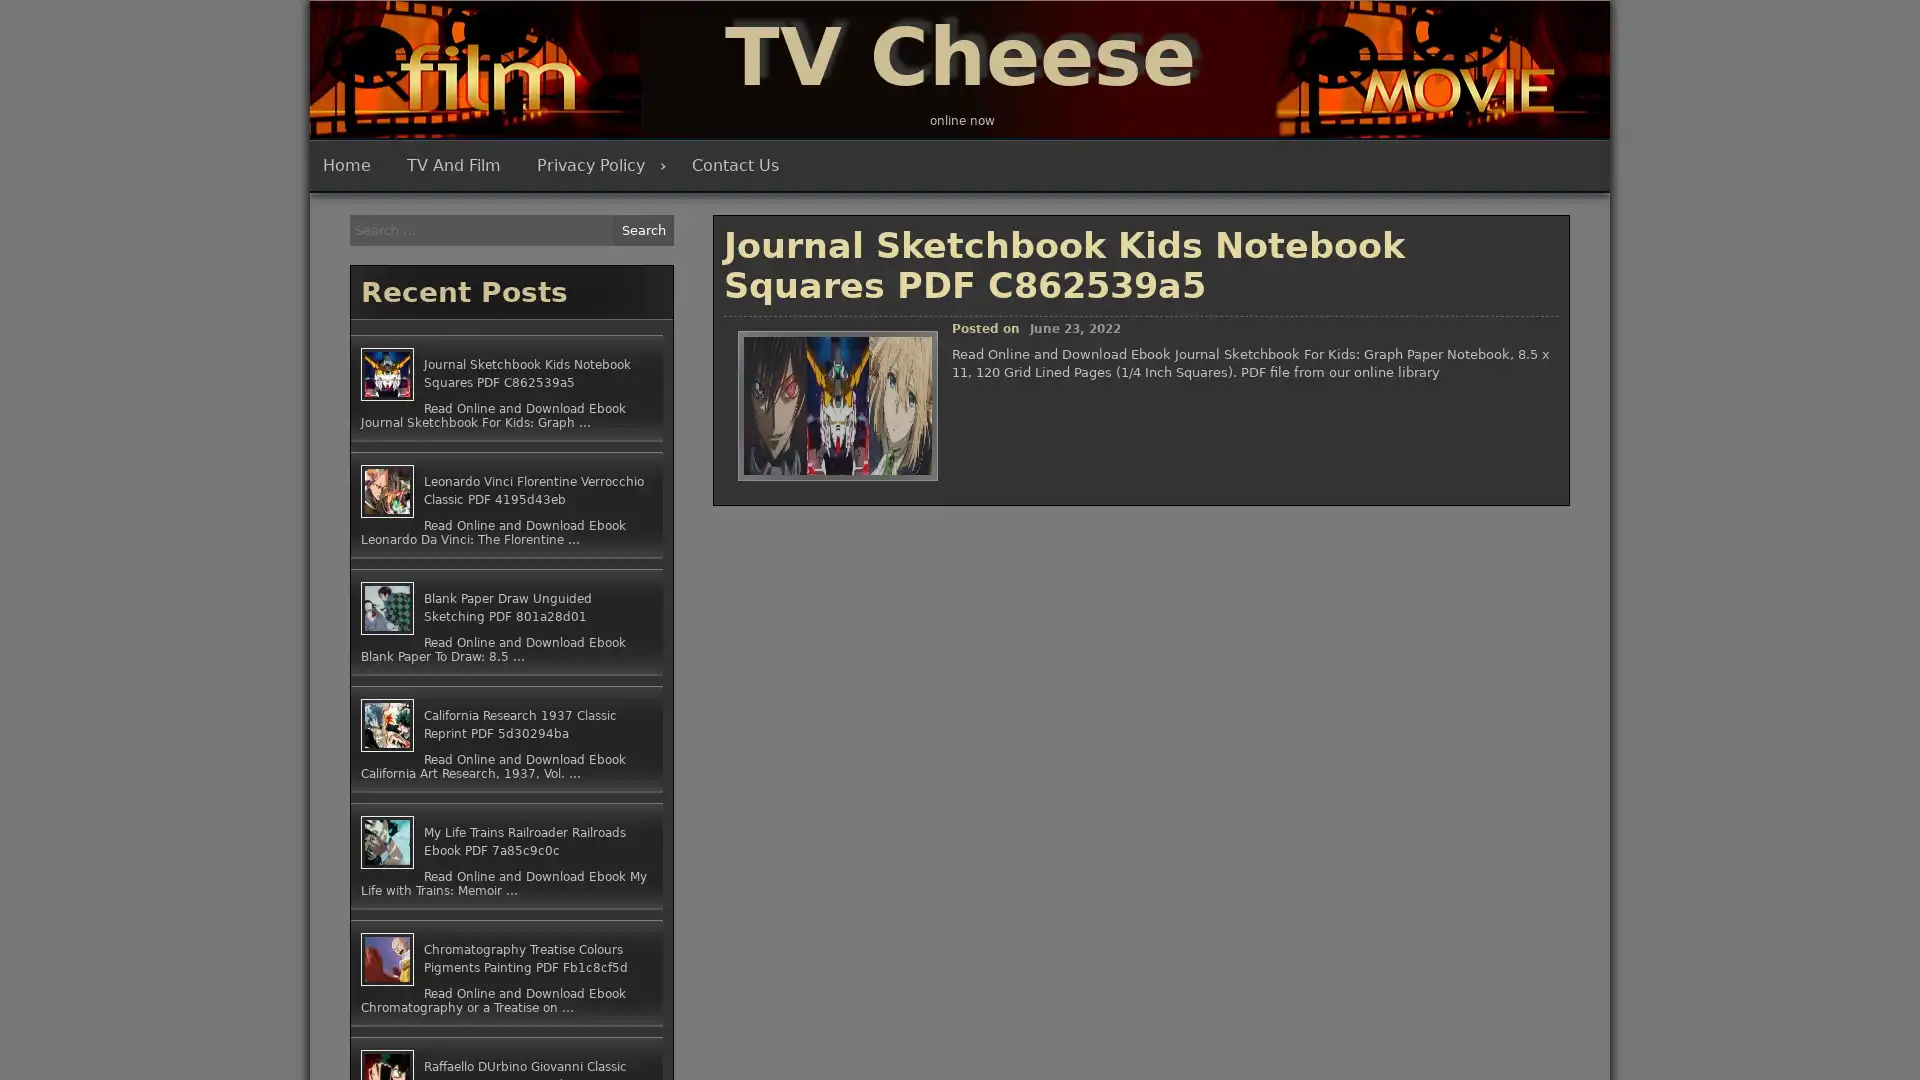 Image resolution: width=1920 pixels, height=1080 pixels. I want to click on Search, so click(643, 229).